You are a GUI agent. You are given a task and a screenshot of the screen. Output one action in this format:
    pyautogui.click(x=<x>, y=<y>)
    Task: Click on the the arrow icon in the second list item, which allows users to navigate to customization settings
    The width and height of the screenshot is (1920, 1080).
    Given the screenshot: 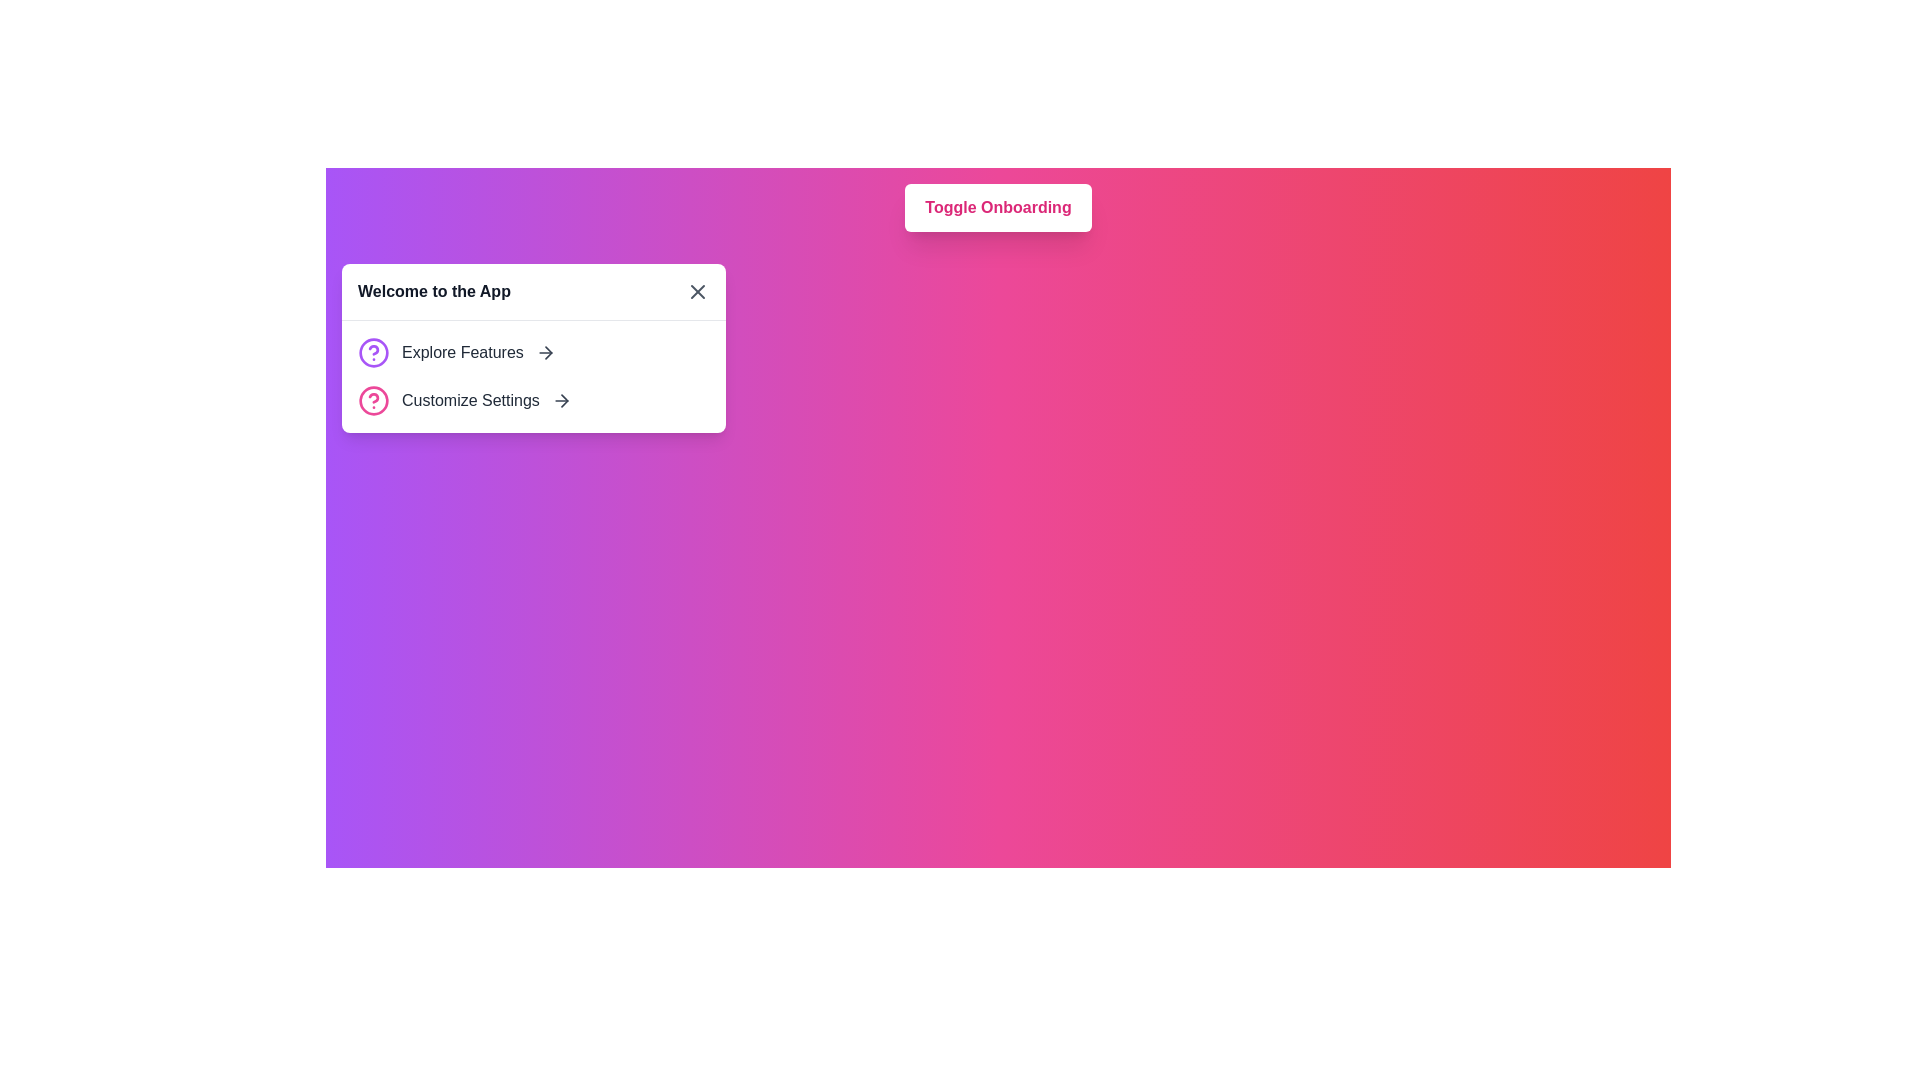 What is the action you would take?
    pyautogui.click(x=533, y=401)
    